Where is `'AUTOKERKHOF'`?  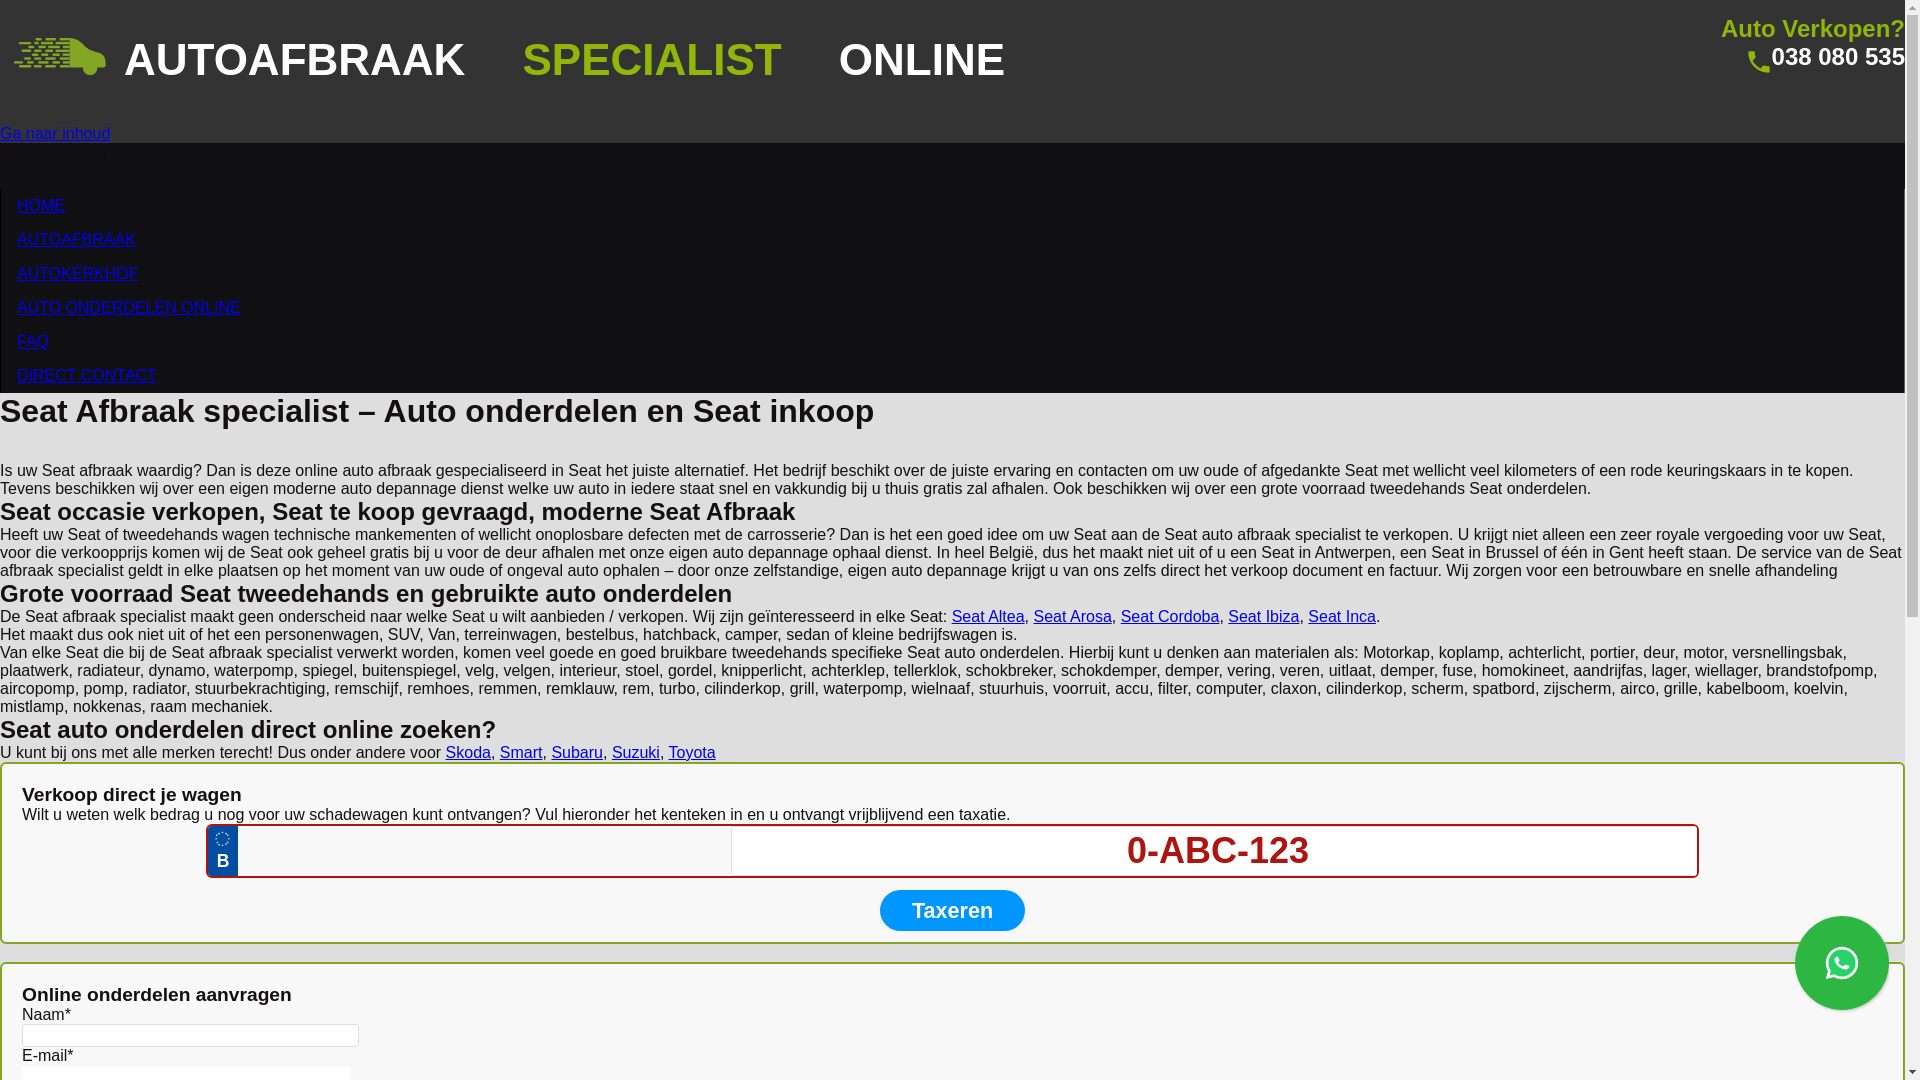
'AUTOKERKHOF' is located at coordinates (77, 273).